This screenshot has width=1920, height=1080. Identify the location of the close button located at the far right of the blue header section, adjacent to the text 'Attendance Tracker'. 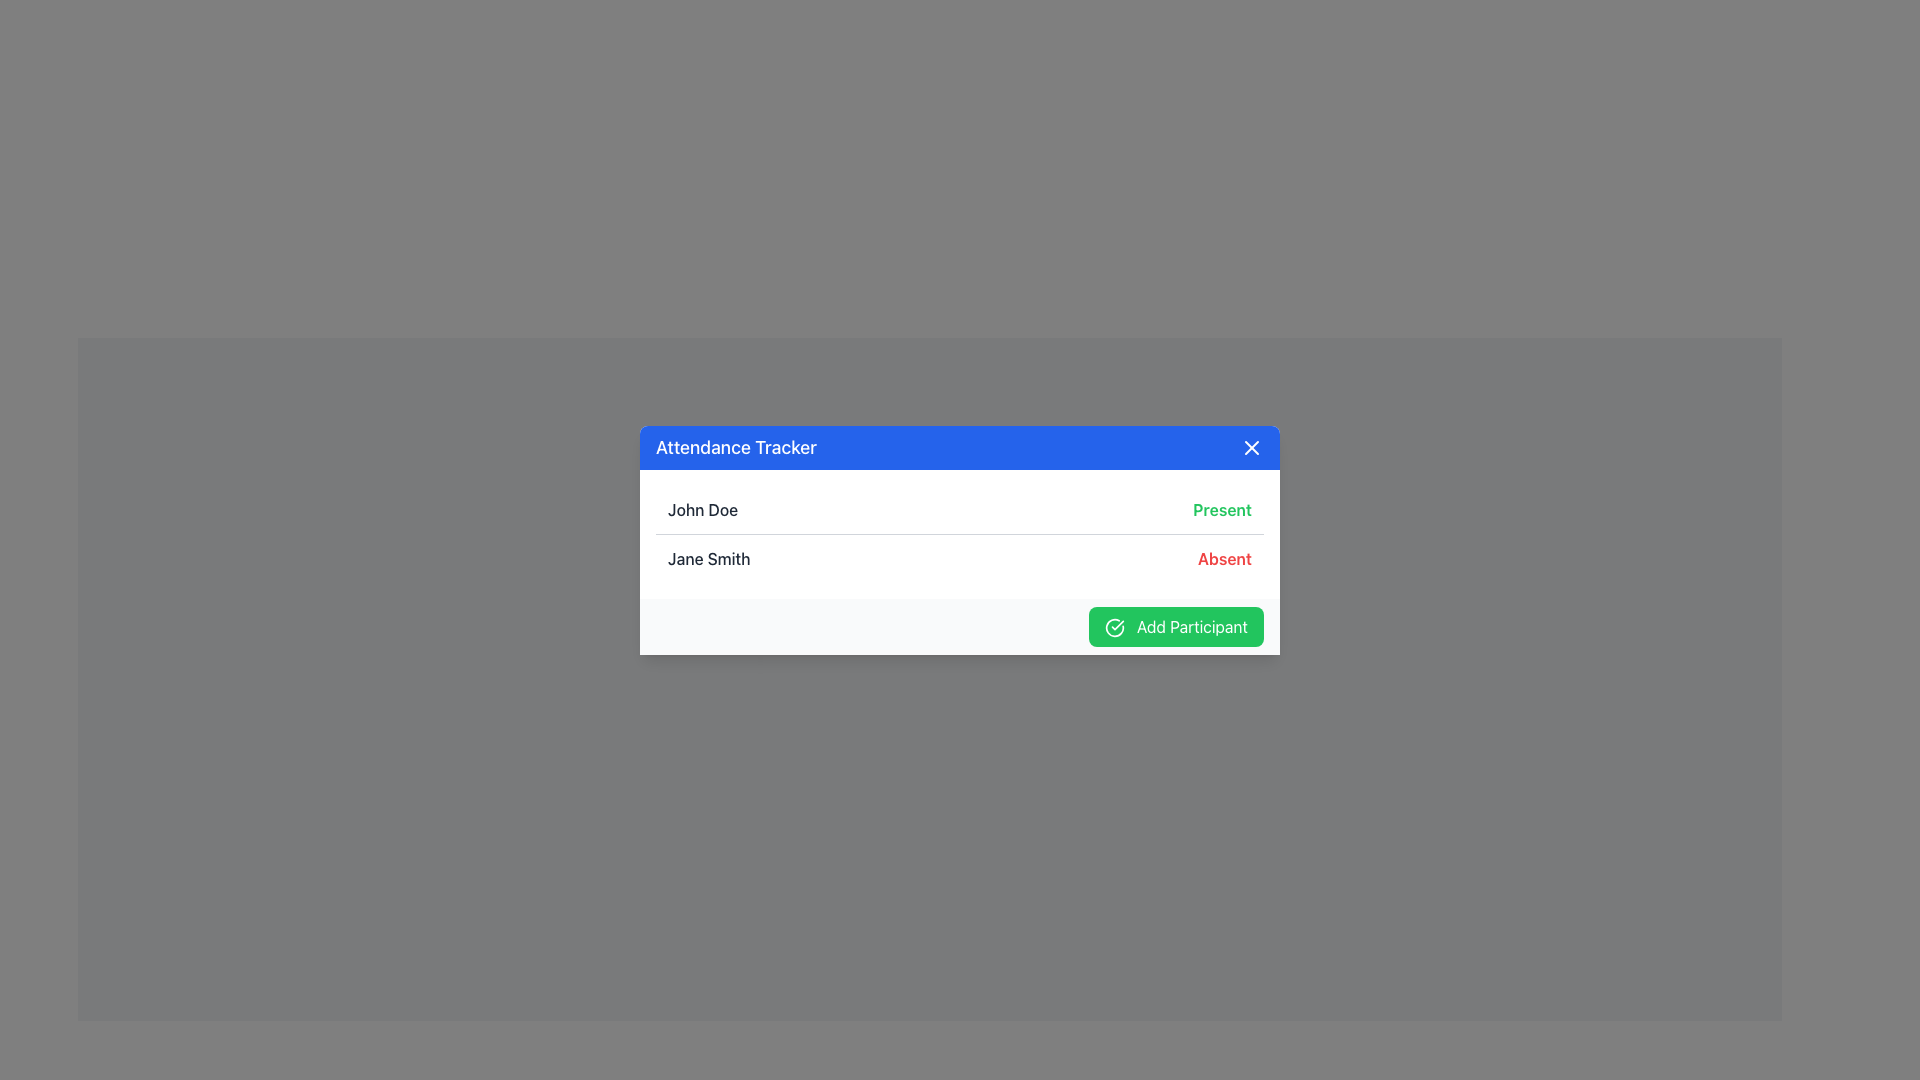
(1251, 446).